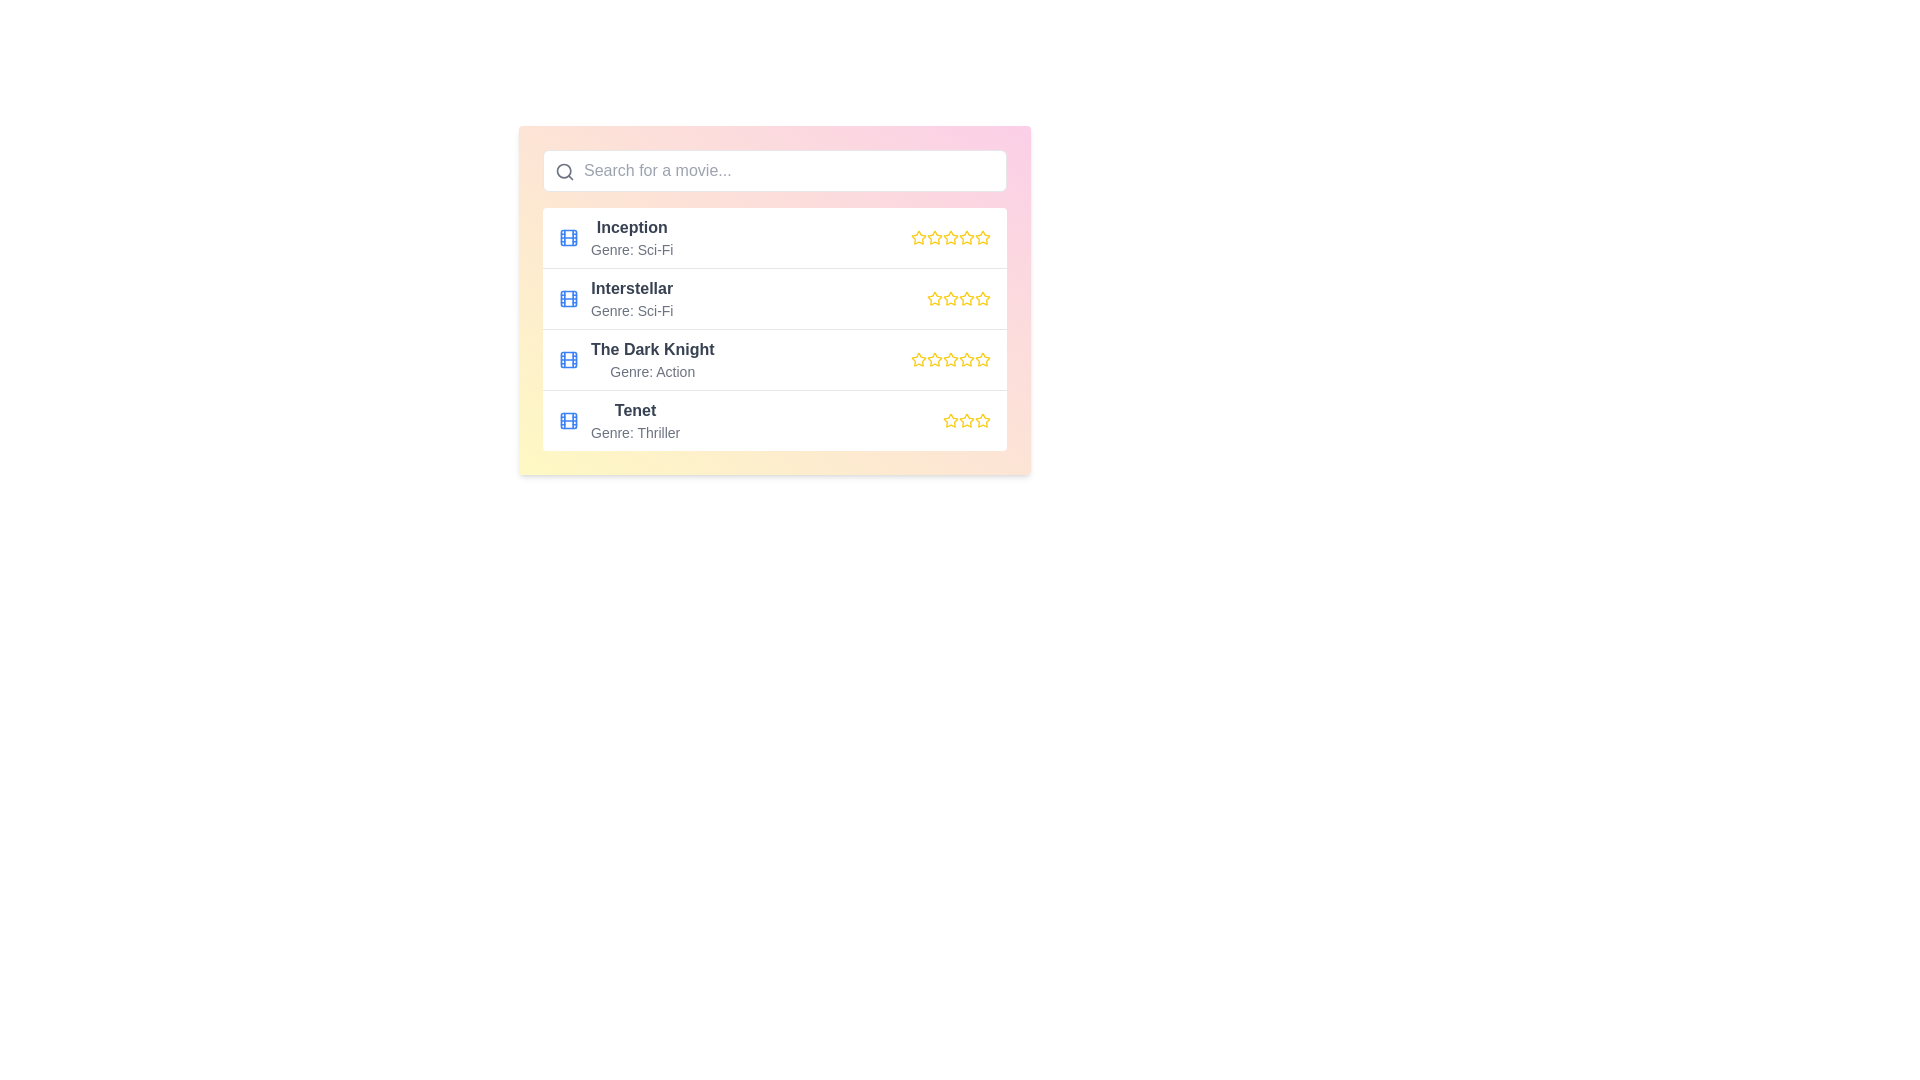  What do you see at coordinates (631, 226) in the screenshot?
I see `the title label at the top-left corner of the movie list, which signifies the name of a movie` at bounding box center [631, 226].